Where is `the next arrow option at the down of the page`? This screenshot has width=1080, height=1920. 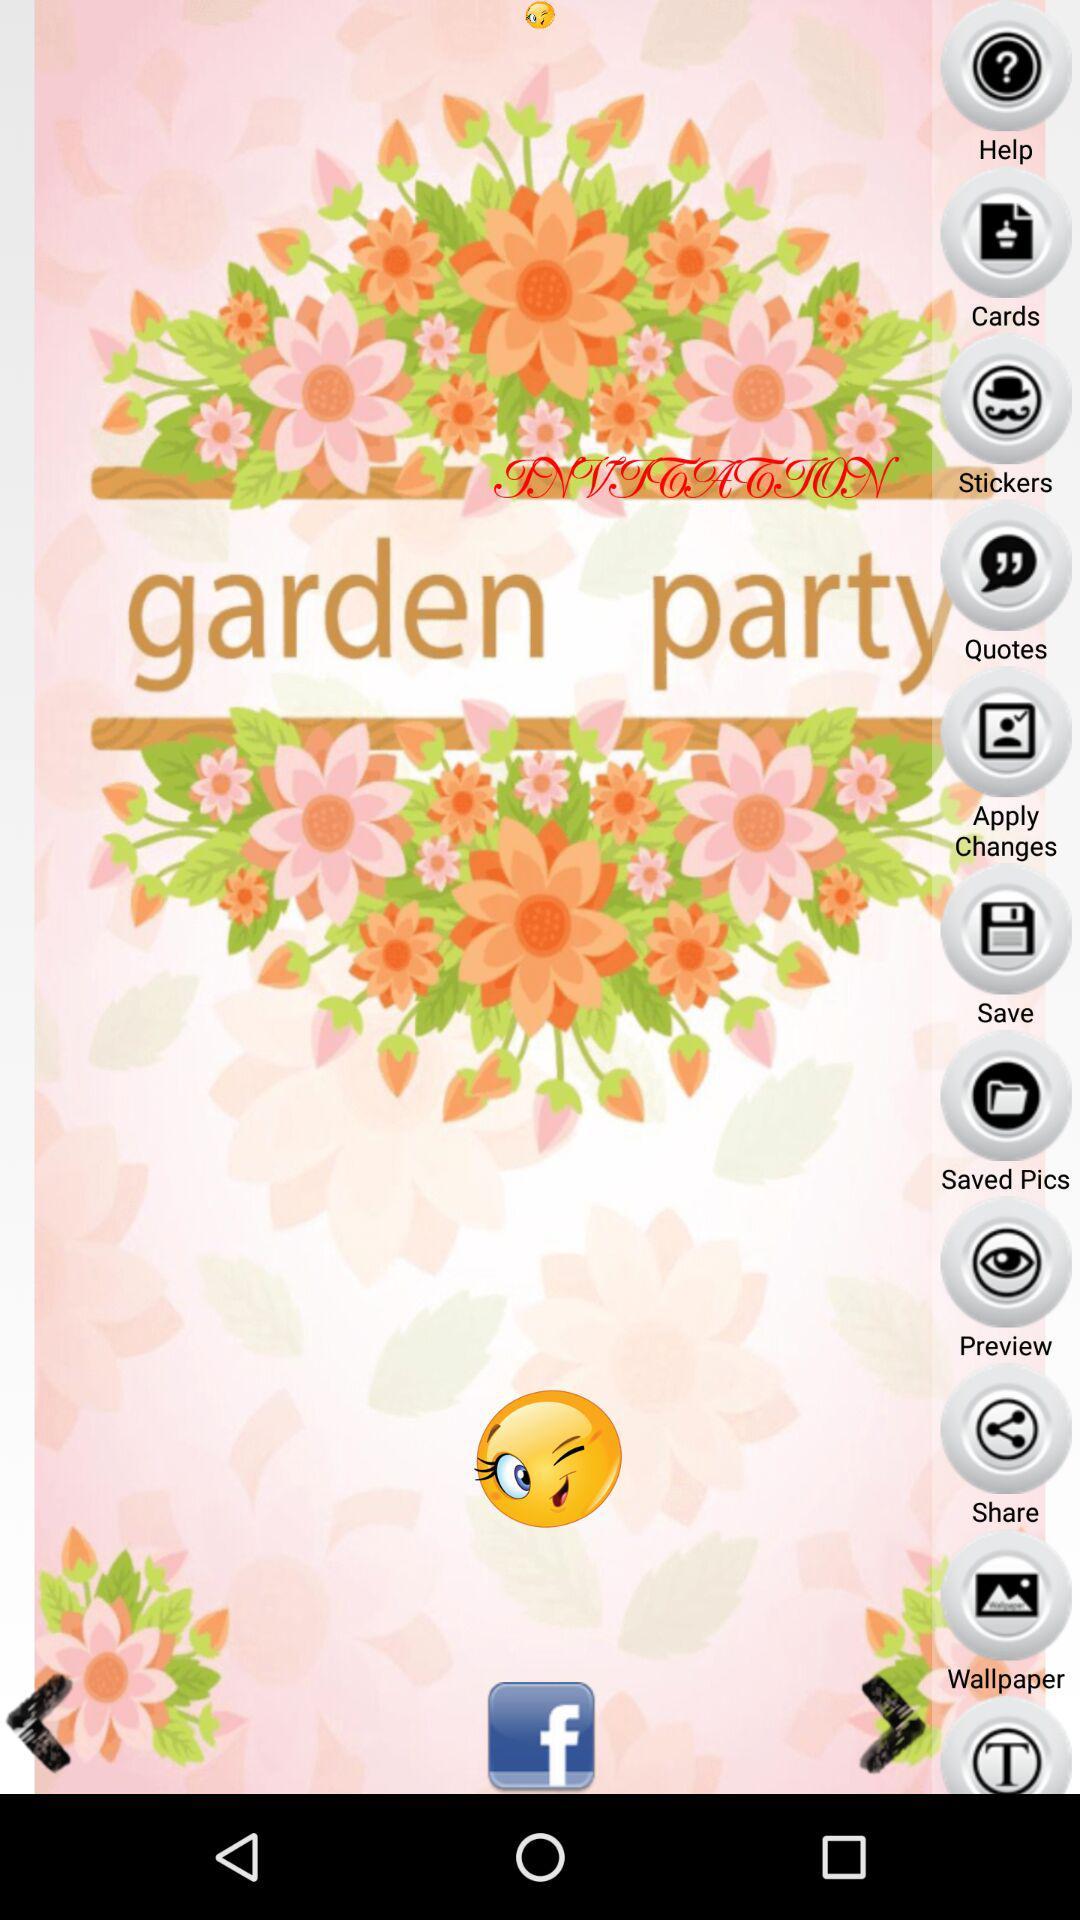 the next arrow option at the down of the page is located at coordinates (889, 1722).